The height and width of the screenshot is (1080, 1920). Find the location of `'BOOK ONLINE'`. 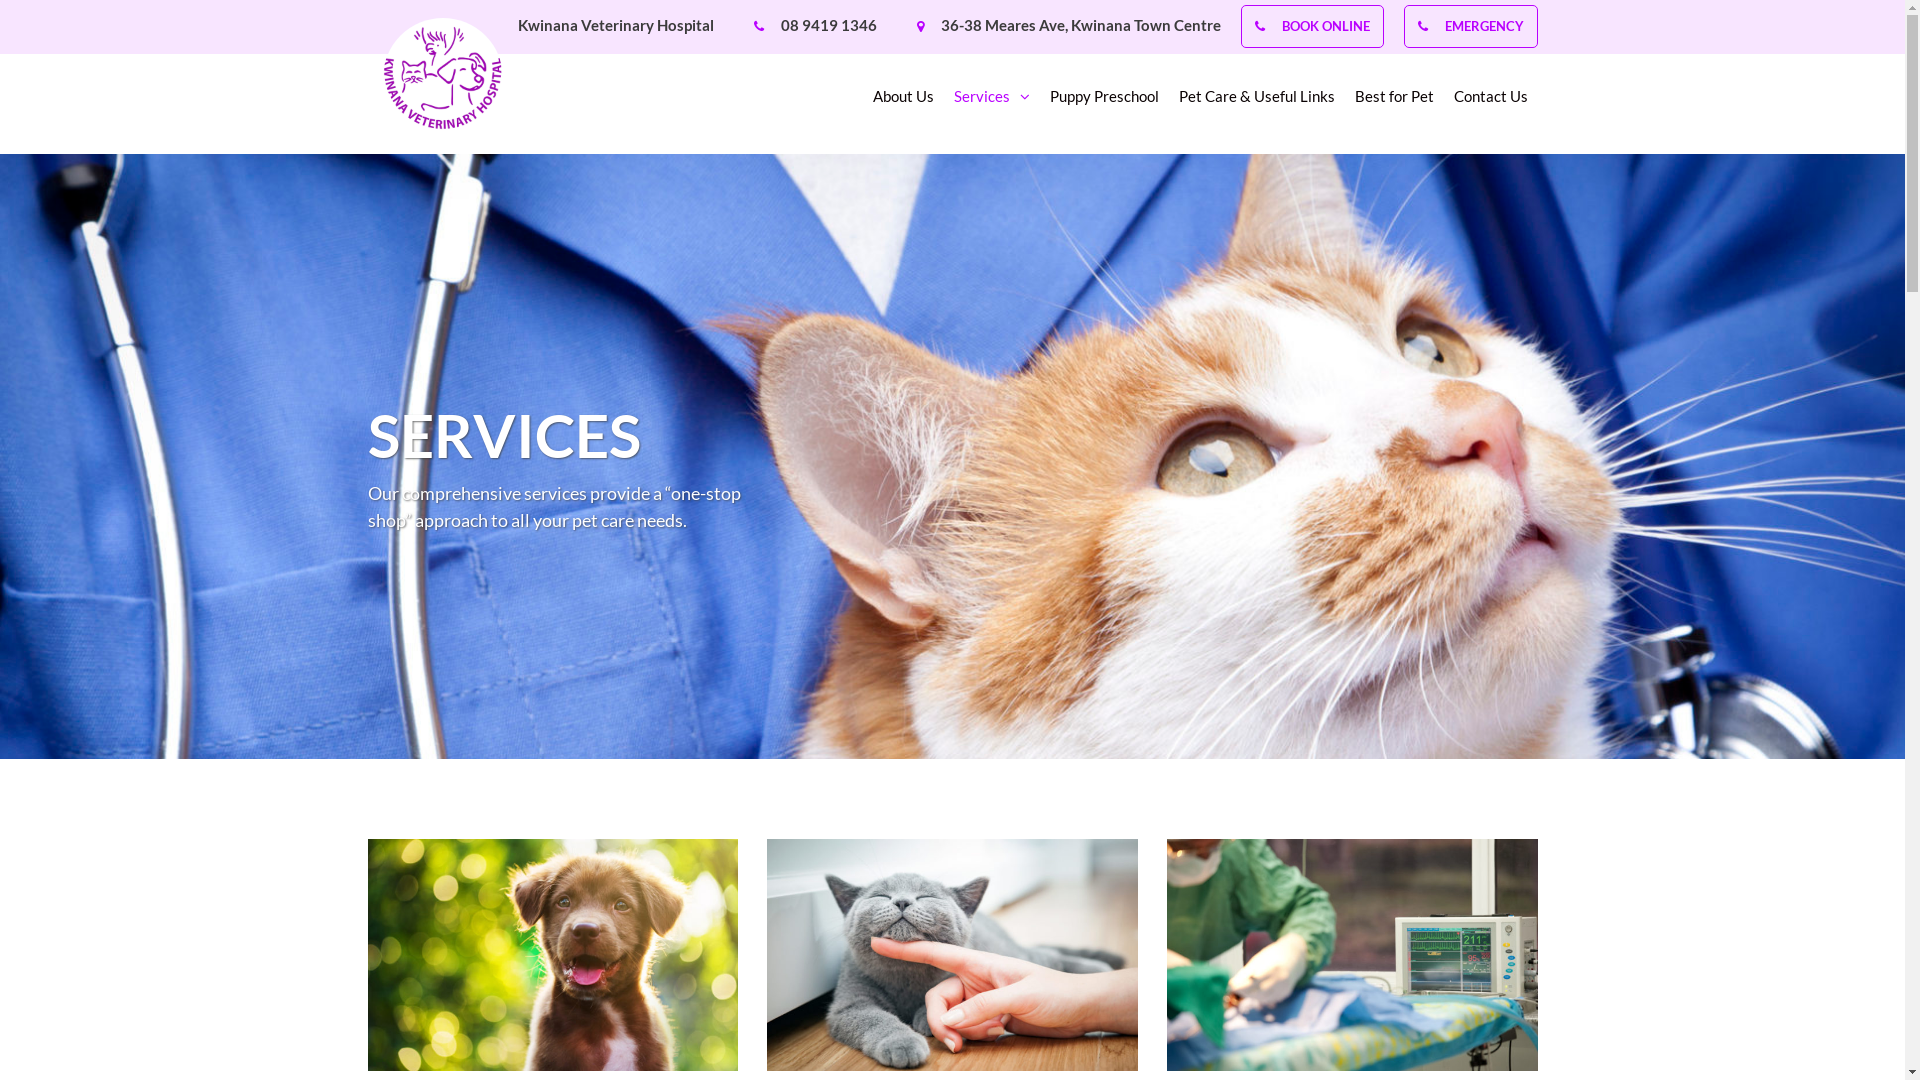

'BOOK ONLINE' is located at coordinates (1325, 26).